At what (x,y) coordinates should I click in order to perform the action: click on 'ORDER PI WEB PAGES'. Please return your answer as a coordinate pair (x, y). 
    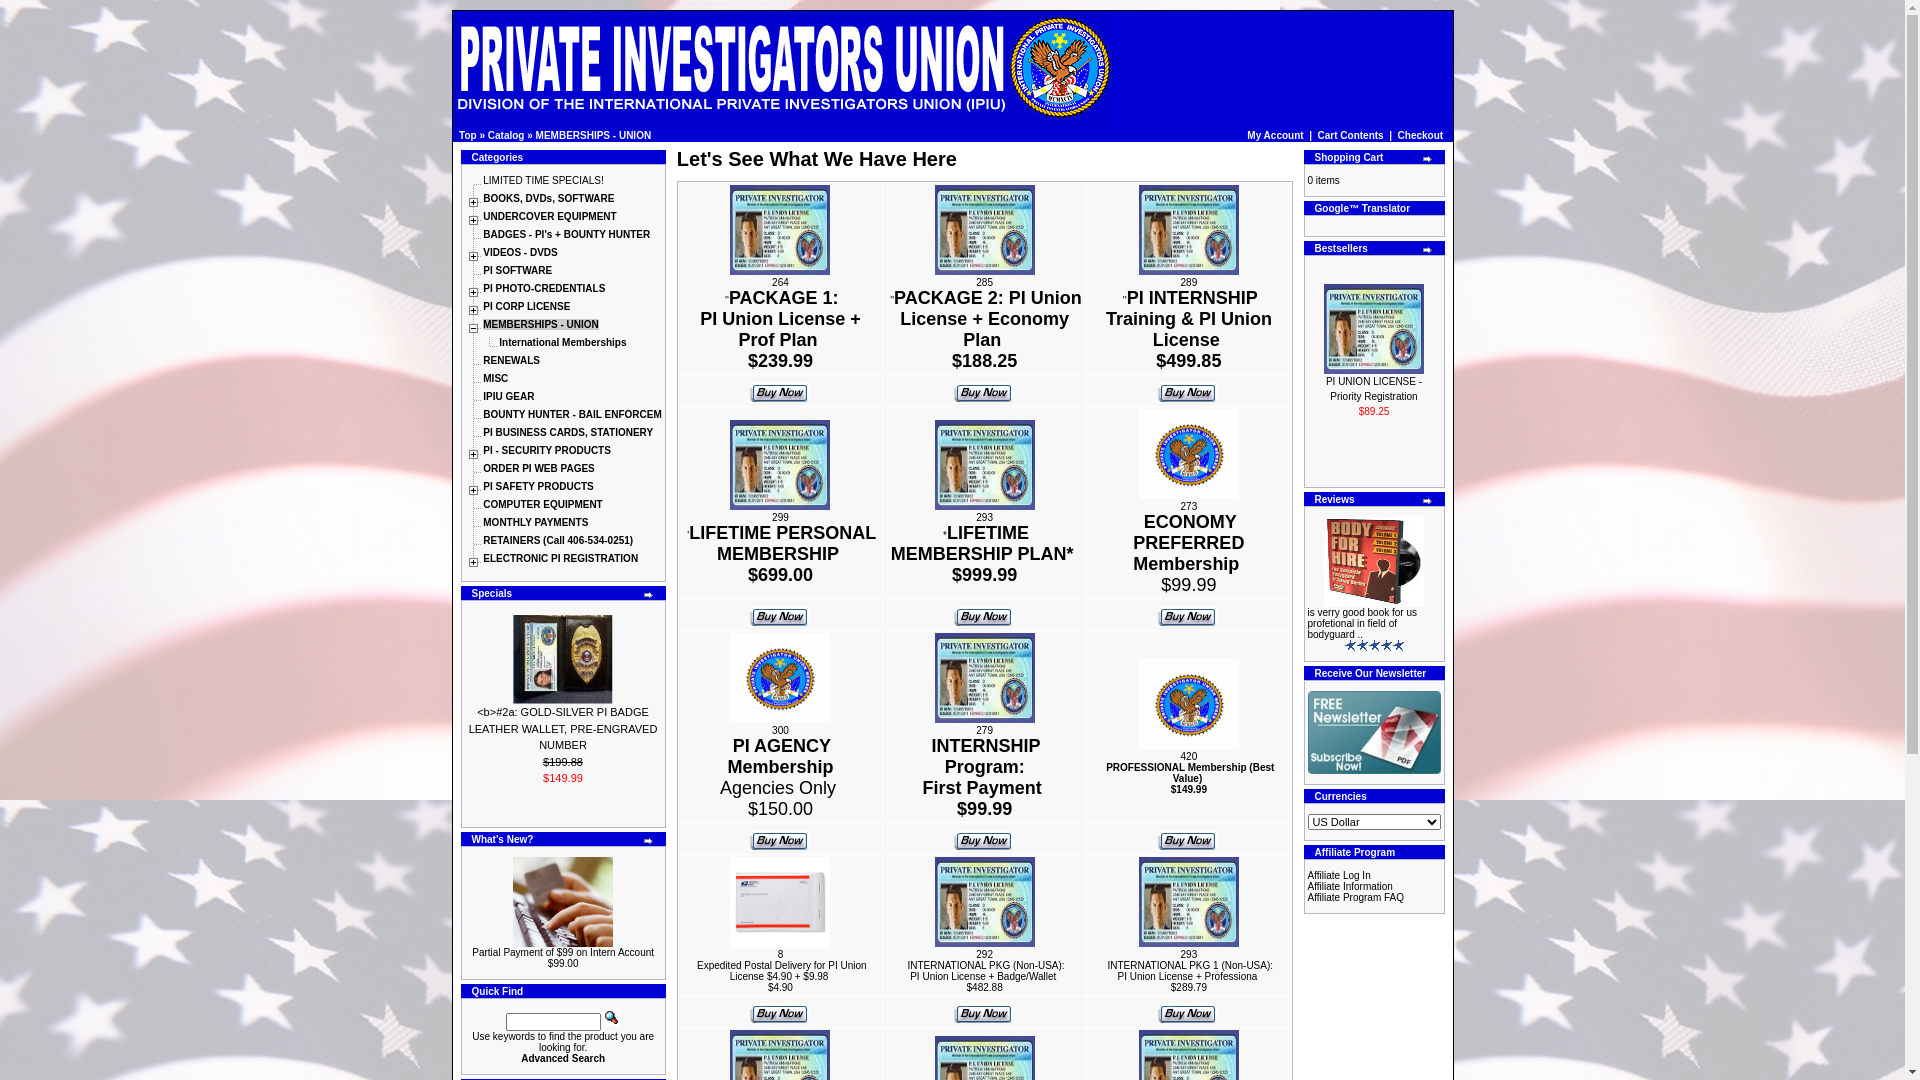
    Looking at the image, I should click on (538, 468).